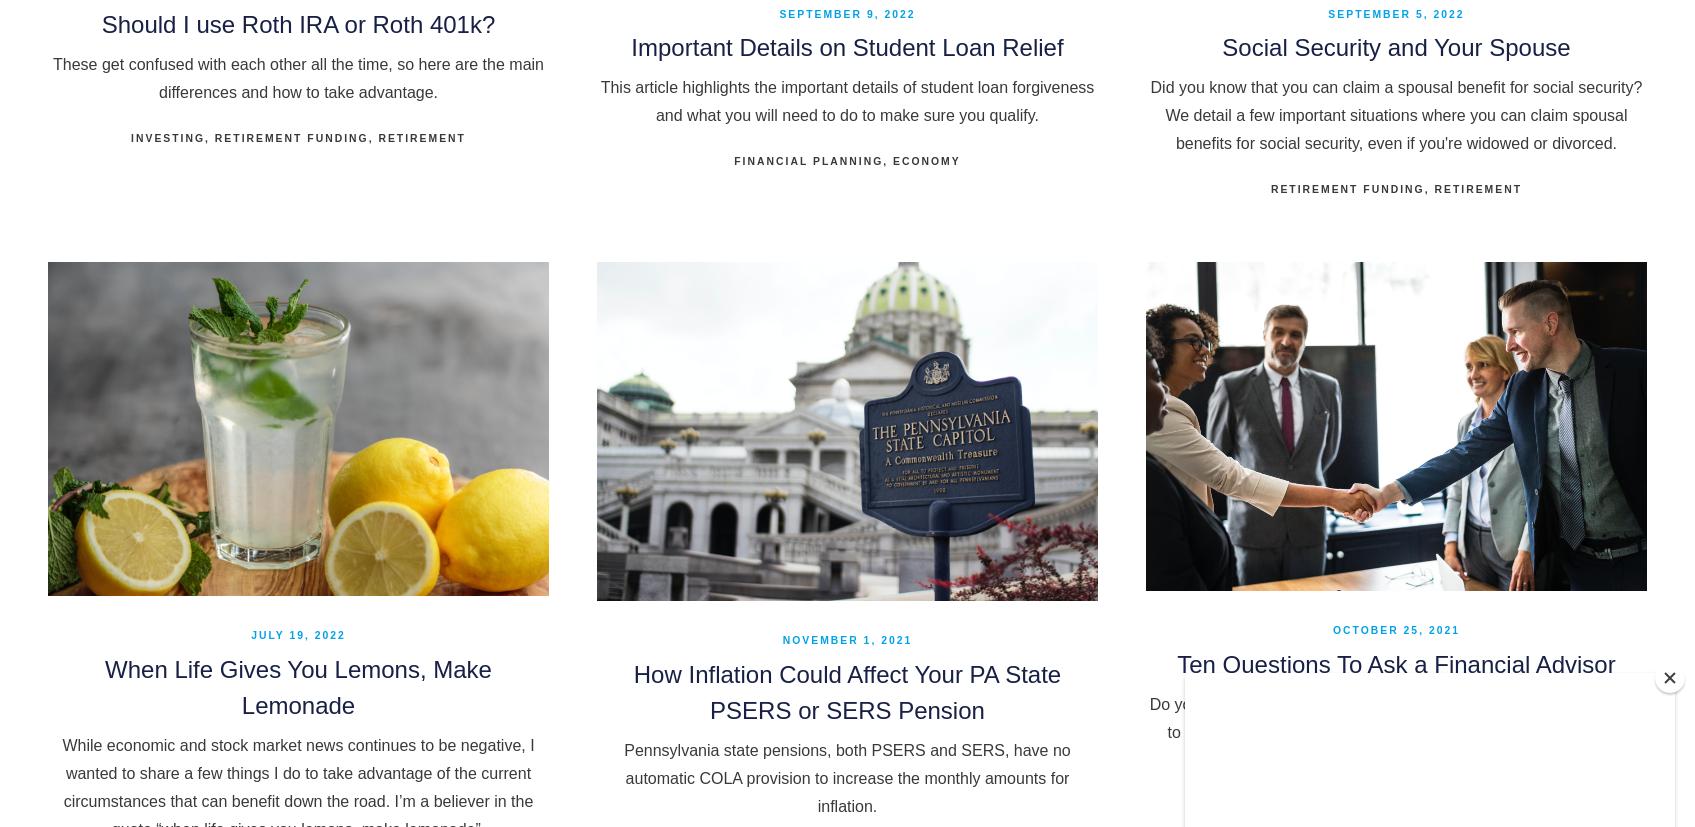  Describe the element at coordinates (846, 777) in the screenshot. I see `'Pennsylvania state pensions, both PSERS and SERS, have no automatic COLA provision to increase the monthly amounts for inflation.'` at that location.